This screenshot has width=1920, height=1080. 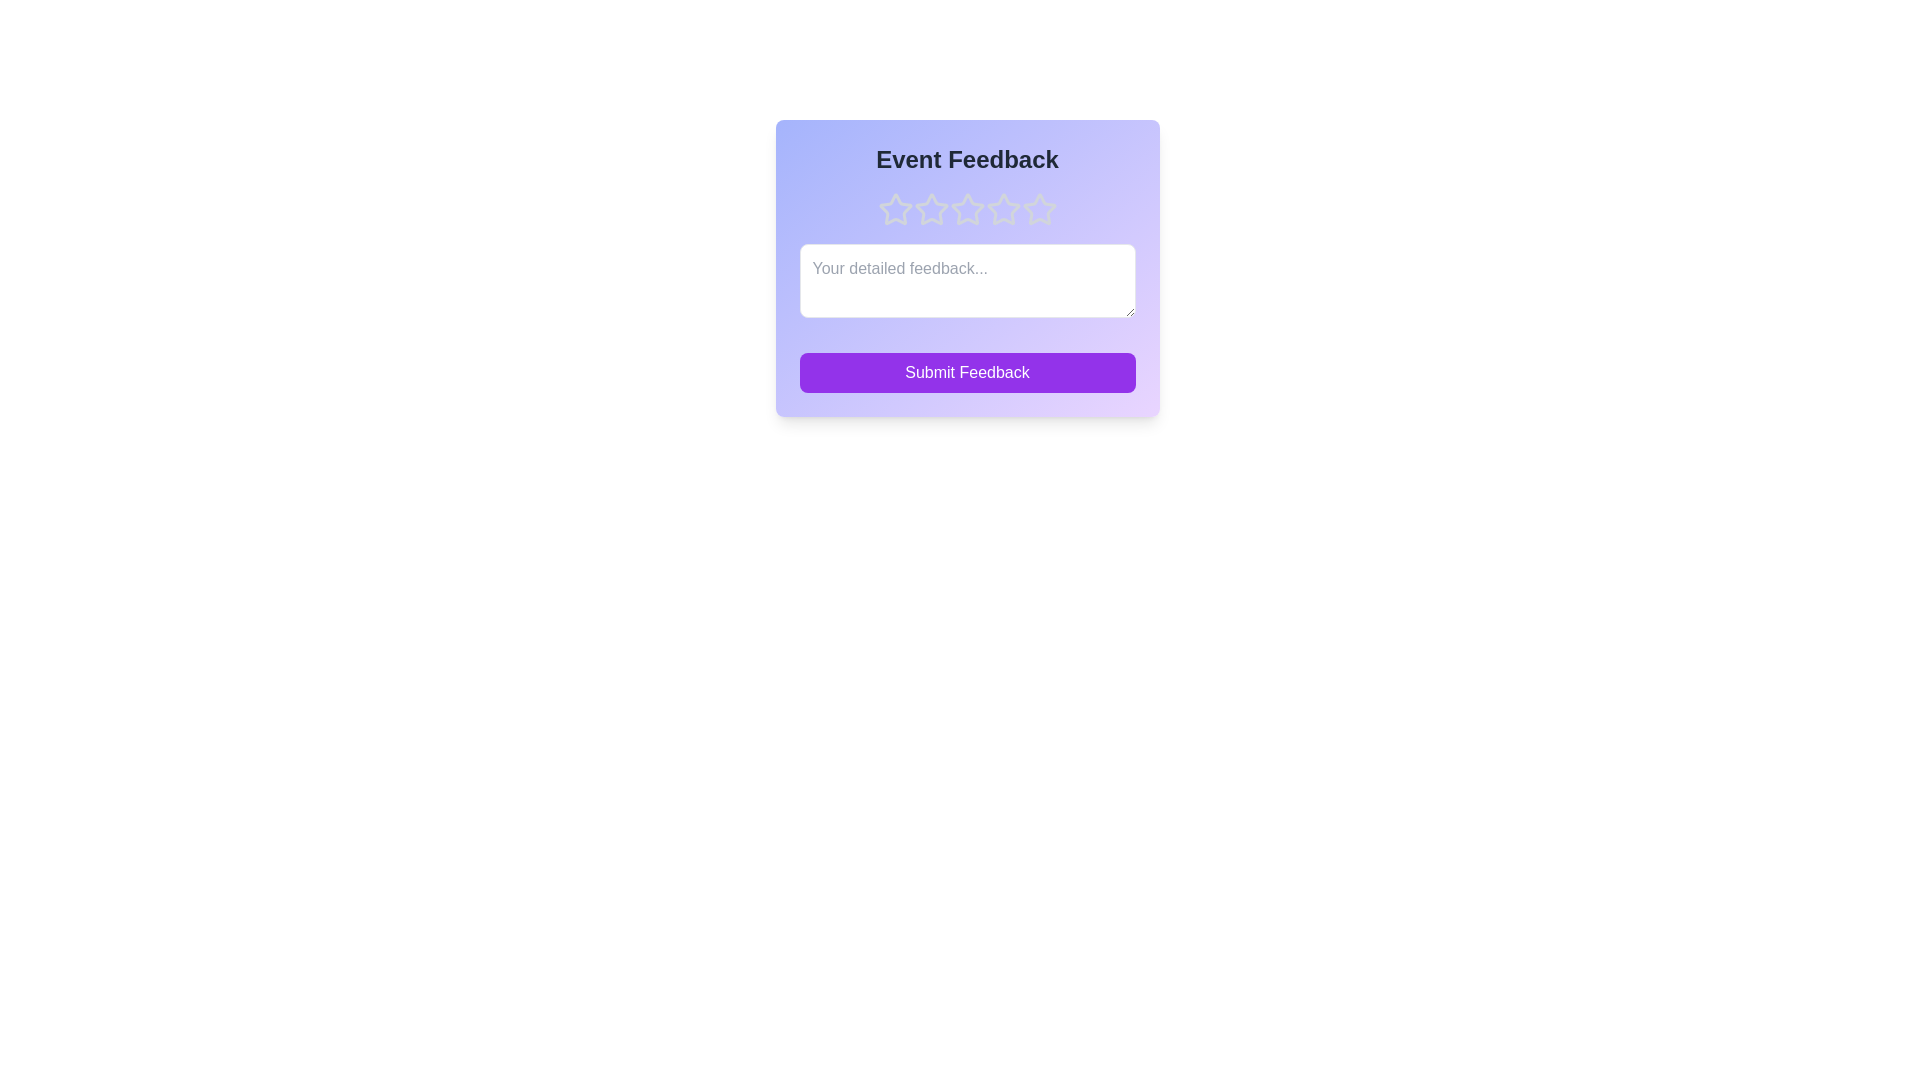 I want to click on the rating to 5 stars by clicking on the corresponding star, so click(x=1039, y=209).